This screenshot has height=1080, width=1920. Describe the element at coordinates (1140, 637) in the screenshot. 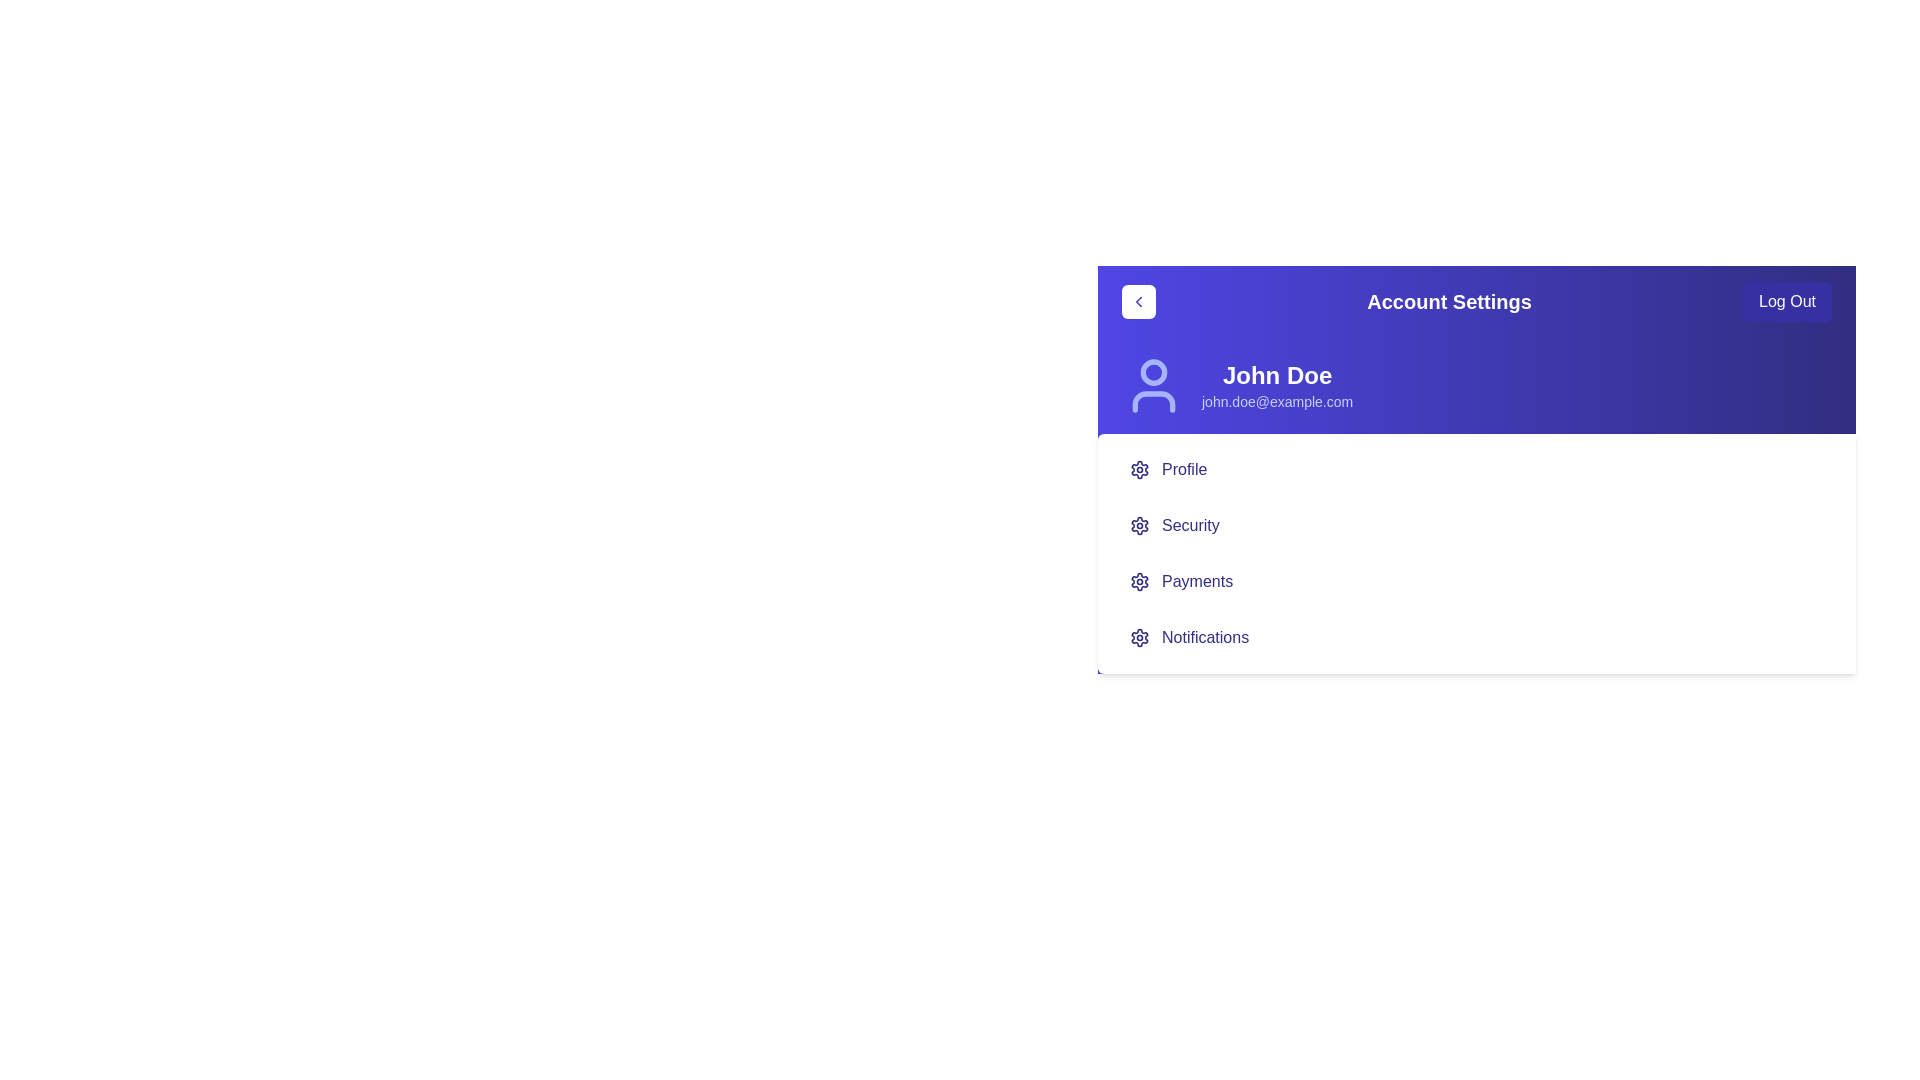

I see `the cogwheel icon located on the leftmost part of the 'Notifications' button in the Account Settings menu, which is the fourth button in the vertical list` at that location.